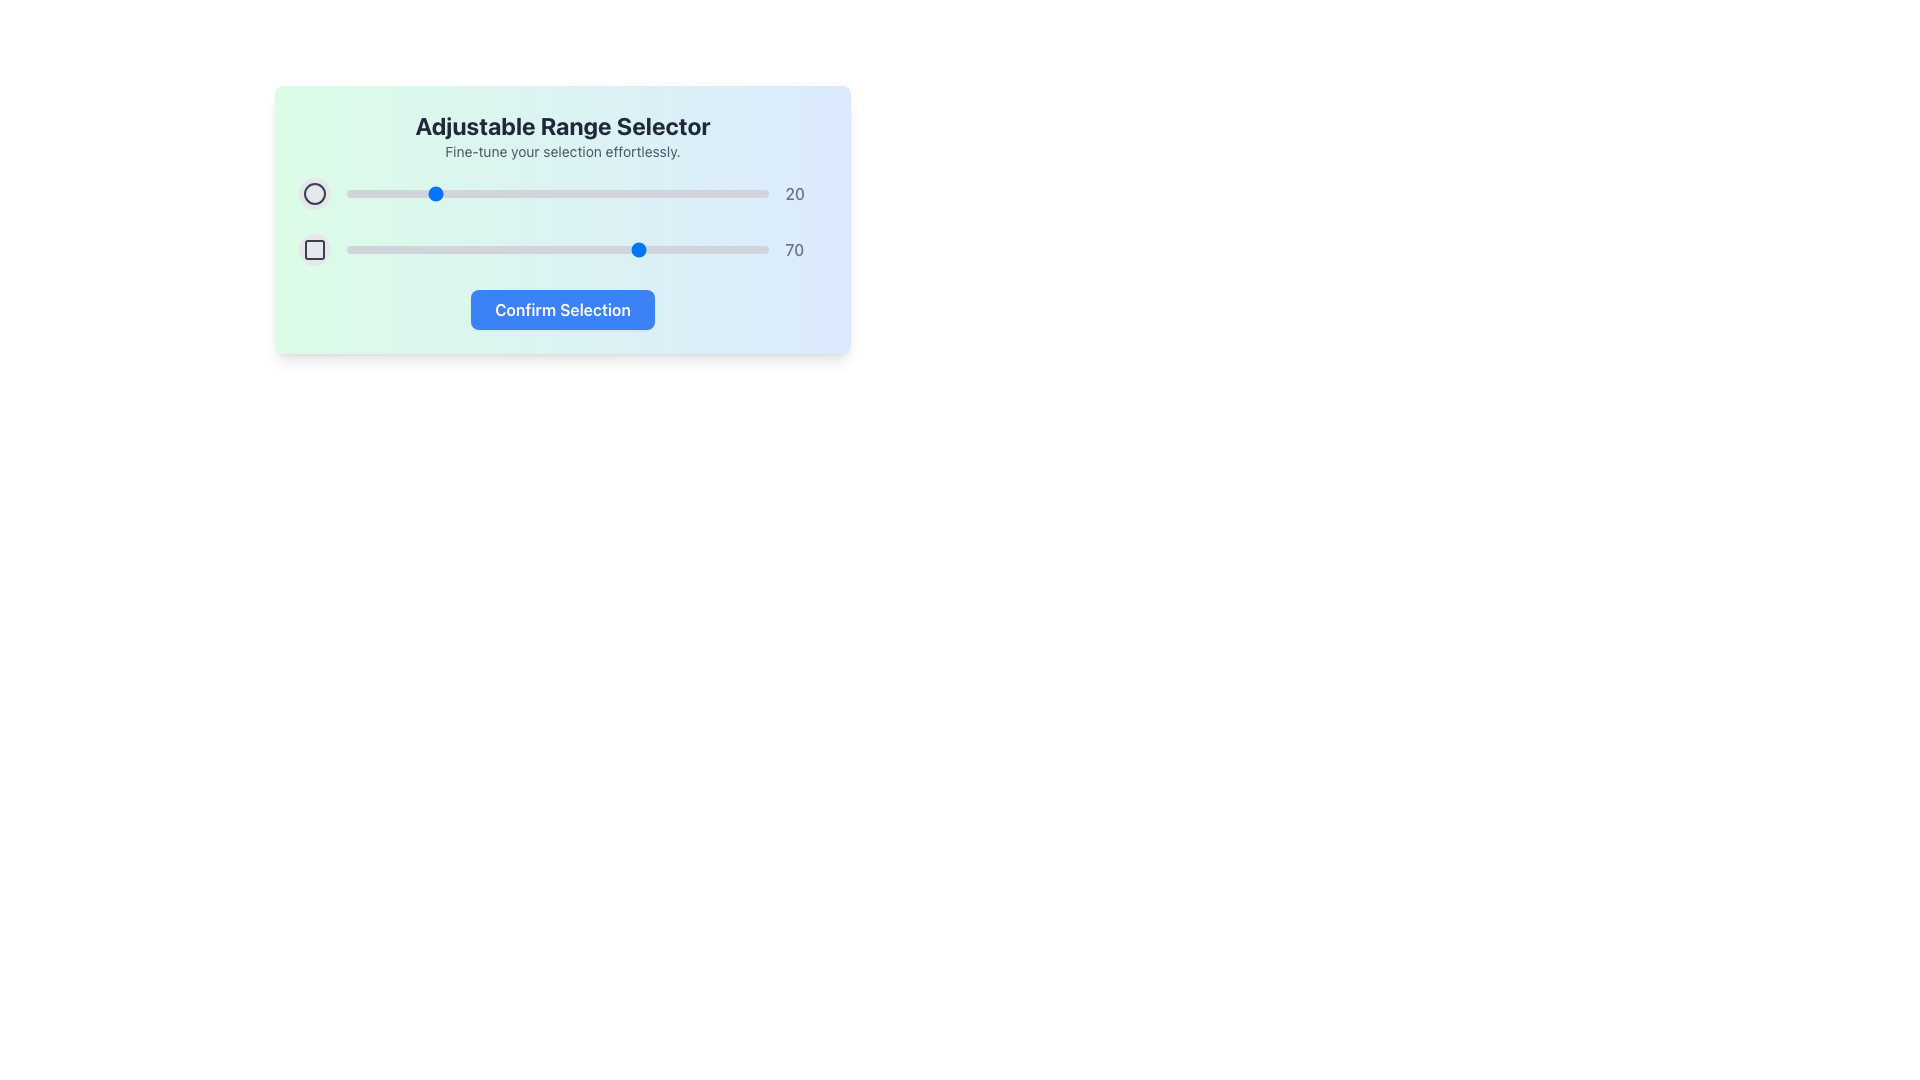 The width and height of the screenshot is (1920, 1080). Describe the element at coordinates (672, 249) in the screenshot. I see `the slider` at that location.